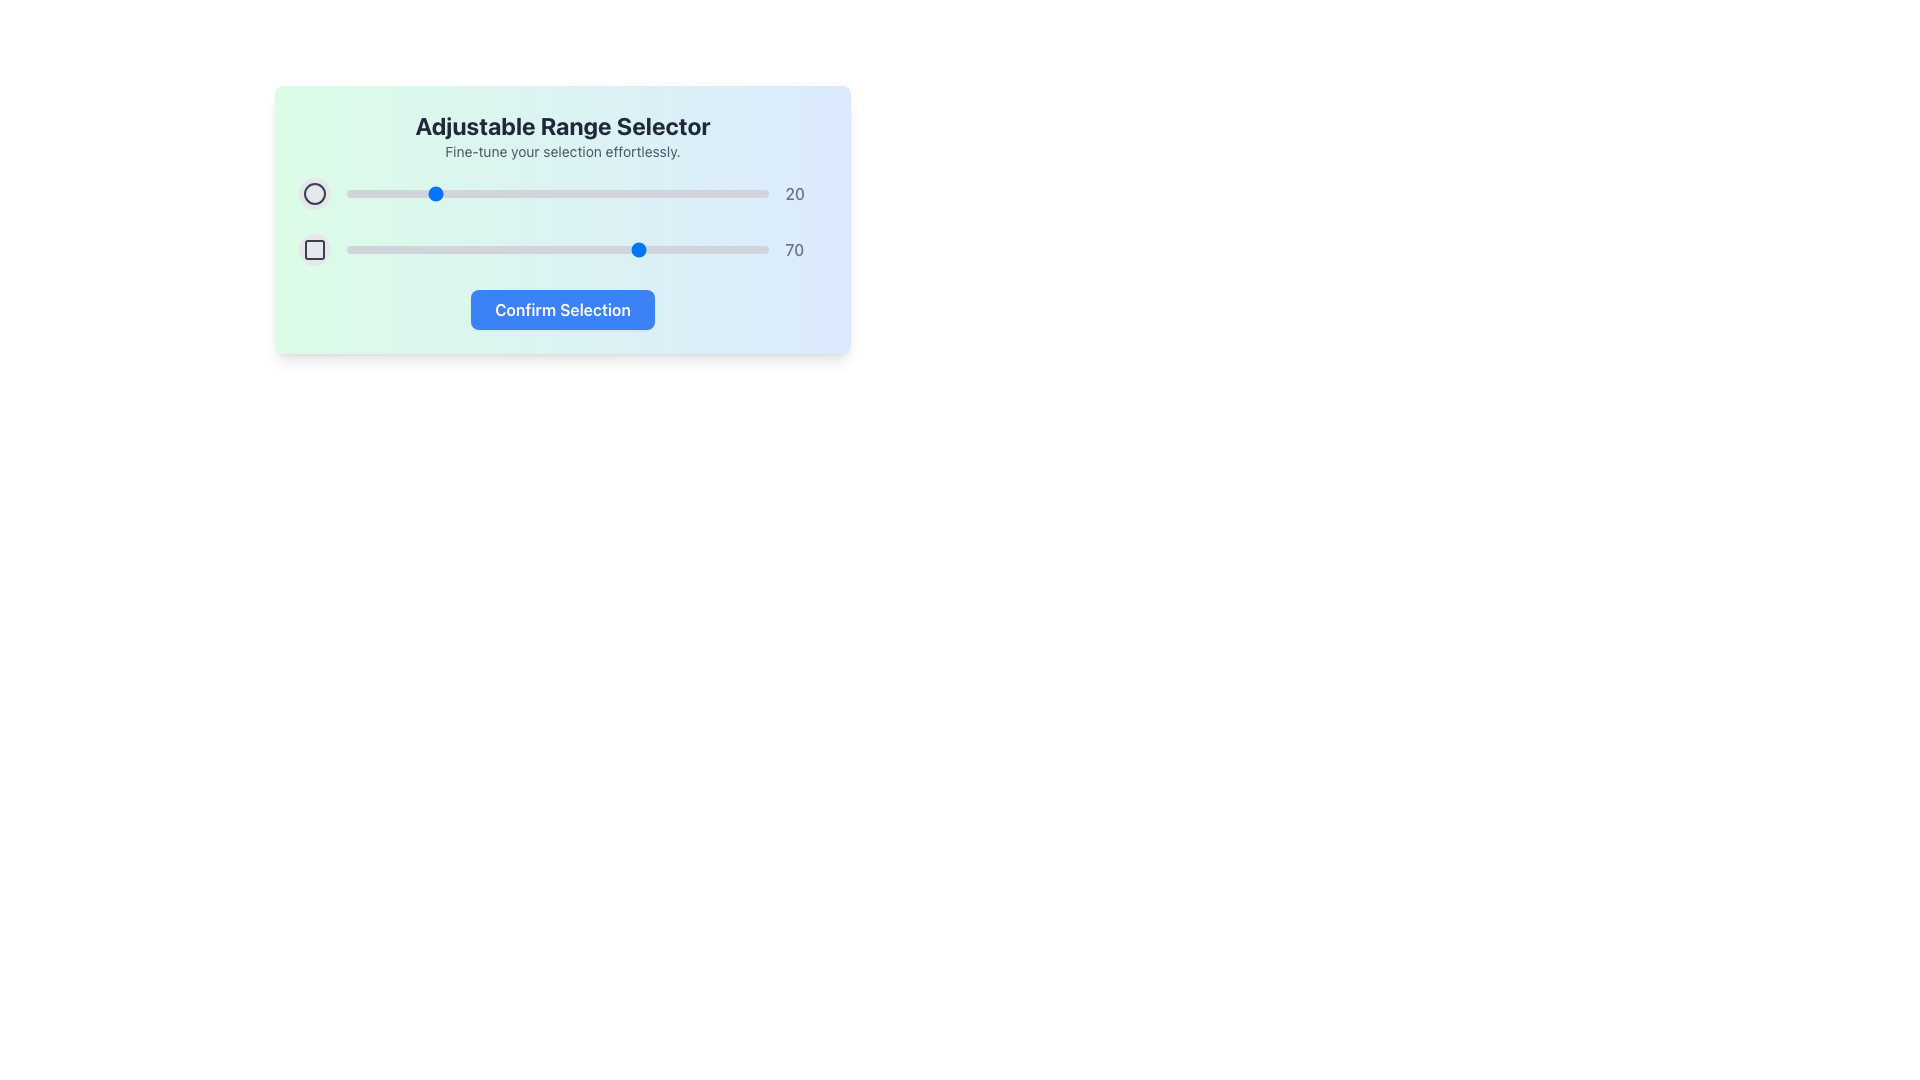 The width and height of the screenshot is (1920, 1080). Describe the element at coordinates (672, 249) in the screenshot. I see `the slider` at that location.